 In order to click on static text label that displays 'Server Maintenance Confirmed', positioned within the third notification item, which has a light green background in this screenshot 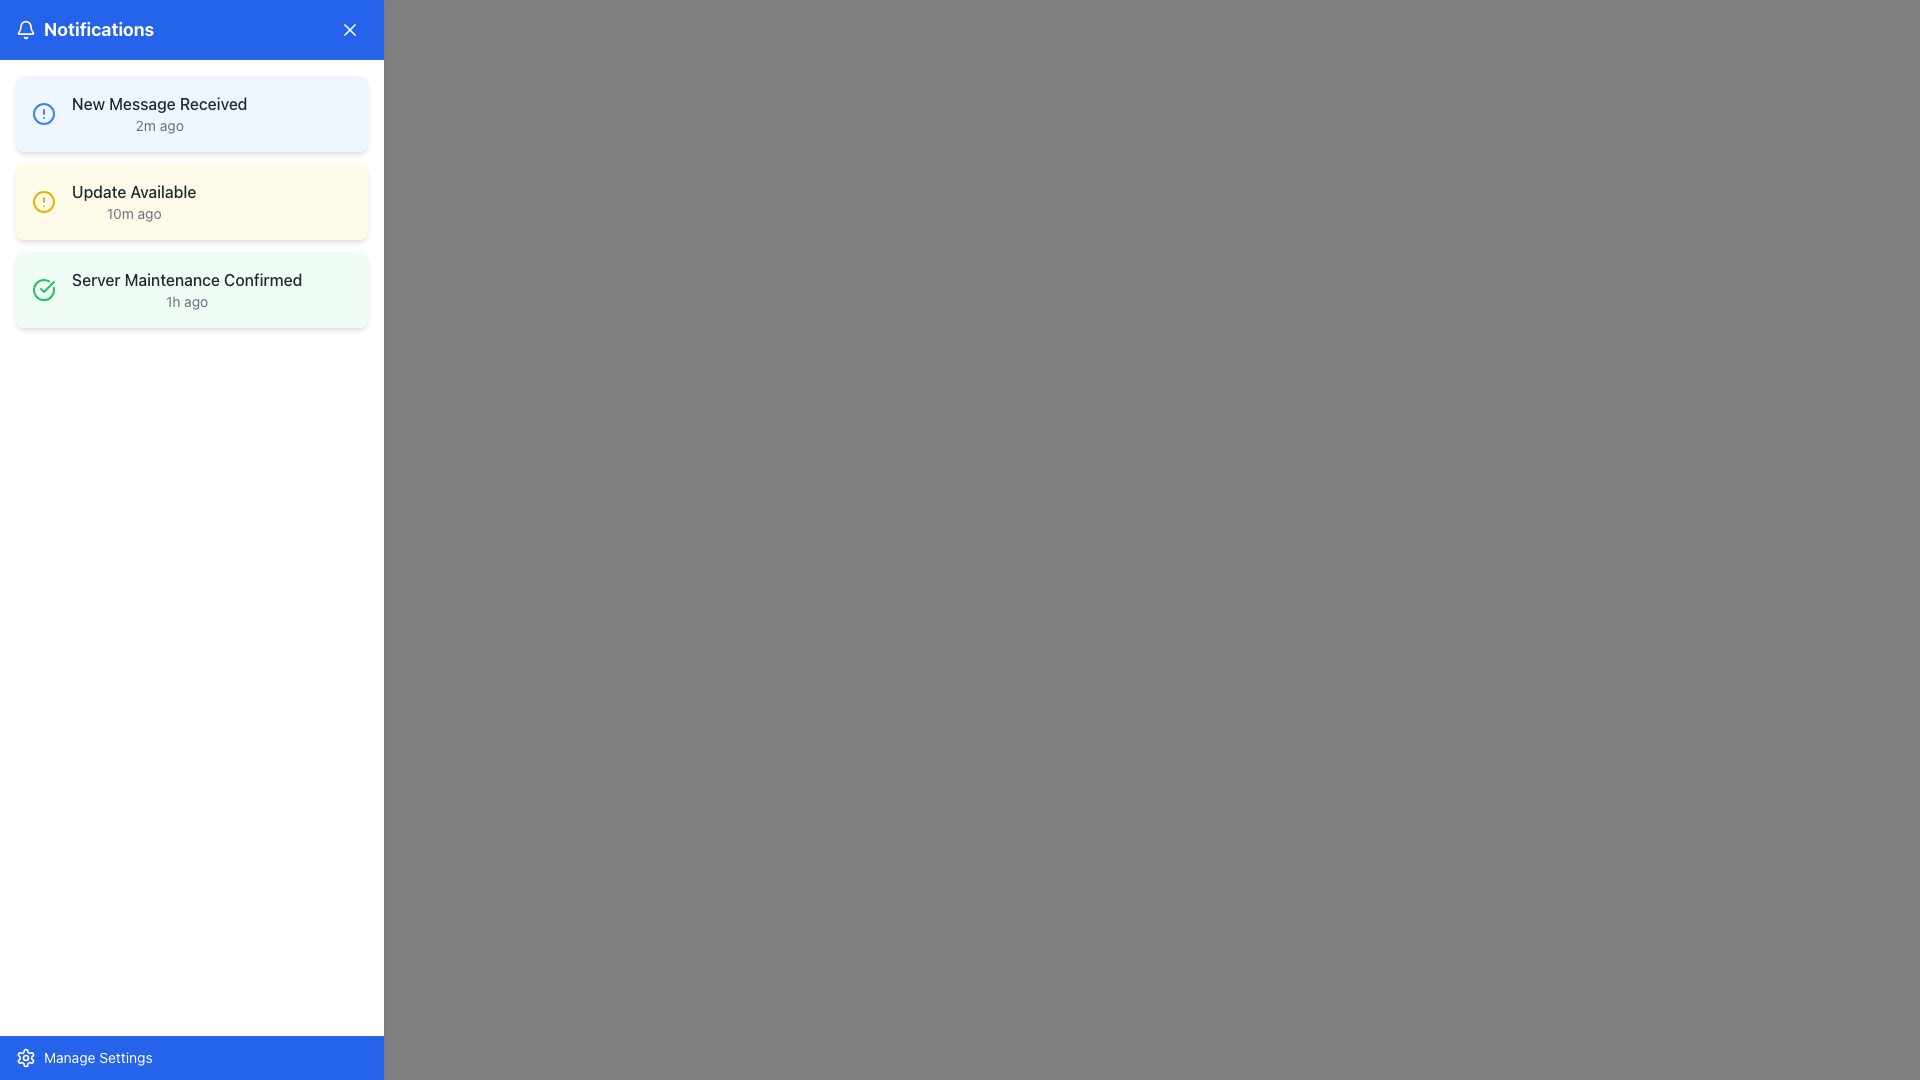, I will do `click(187, 280)`.